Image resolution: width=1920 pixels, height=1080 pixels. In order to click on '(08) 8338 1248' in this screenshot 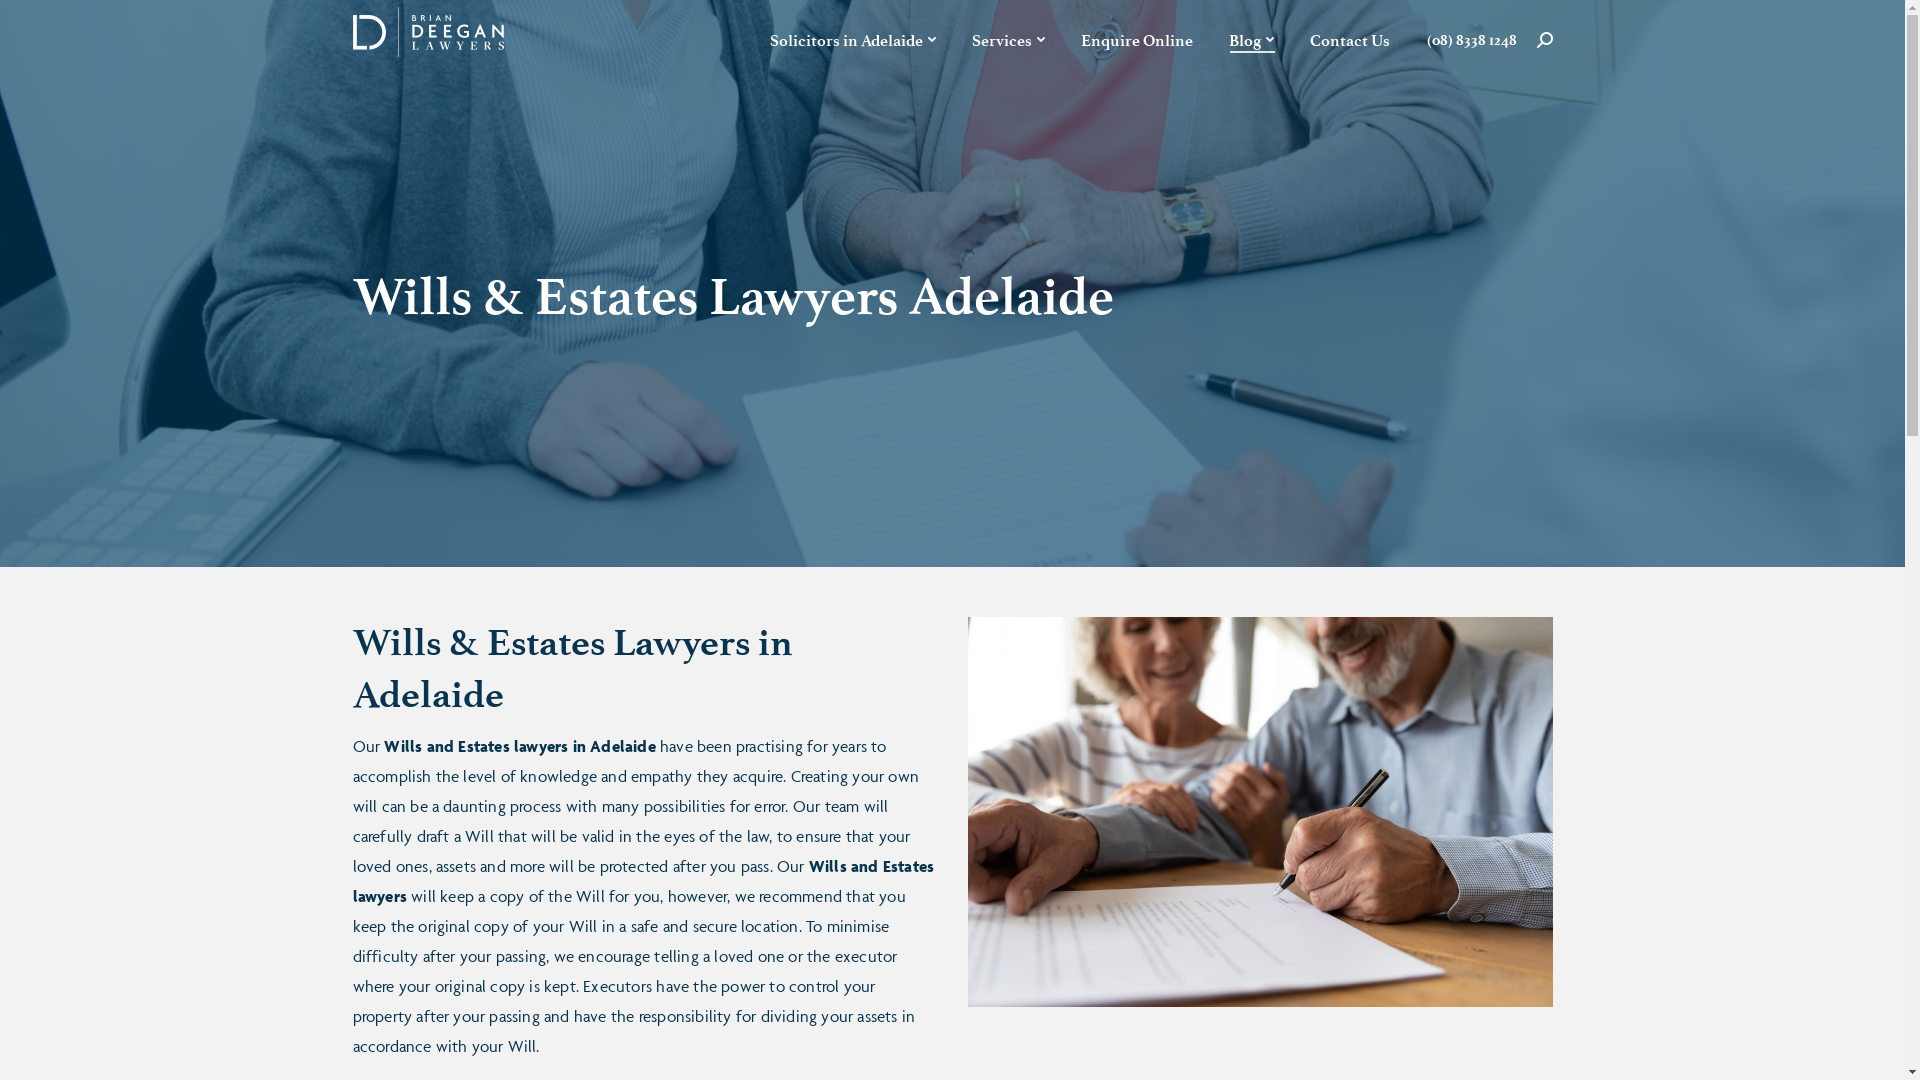, I will do `click(1470, 39)`.